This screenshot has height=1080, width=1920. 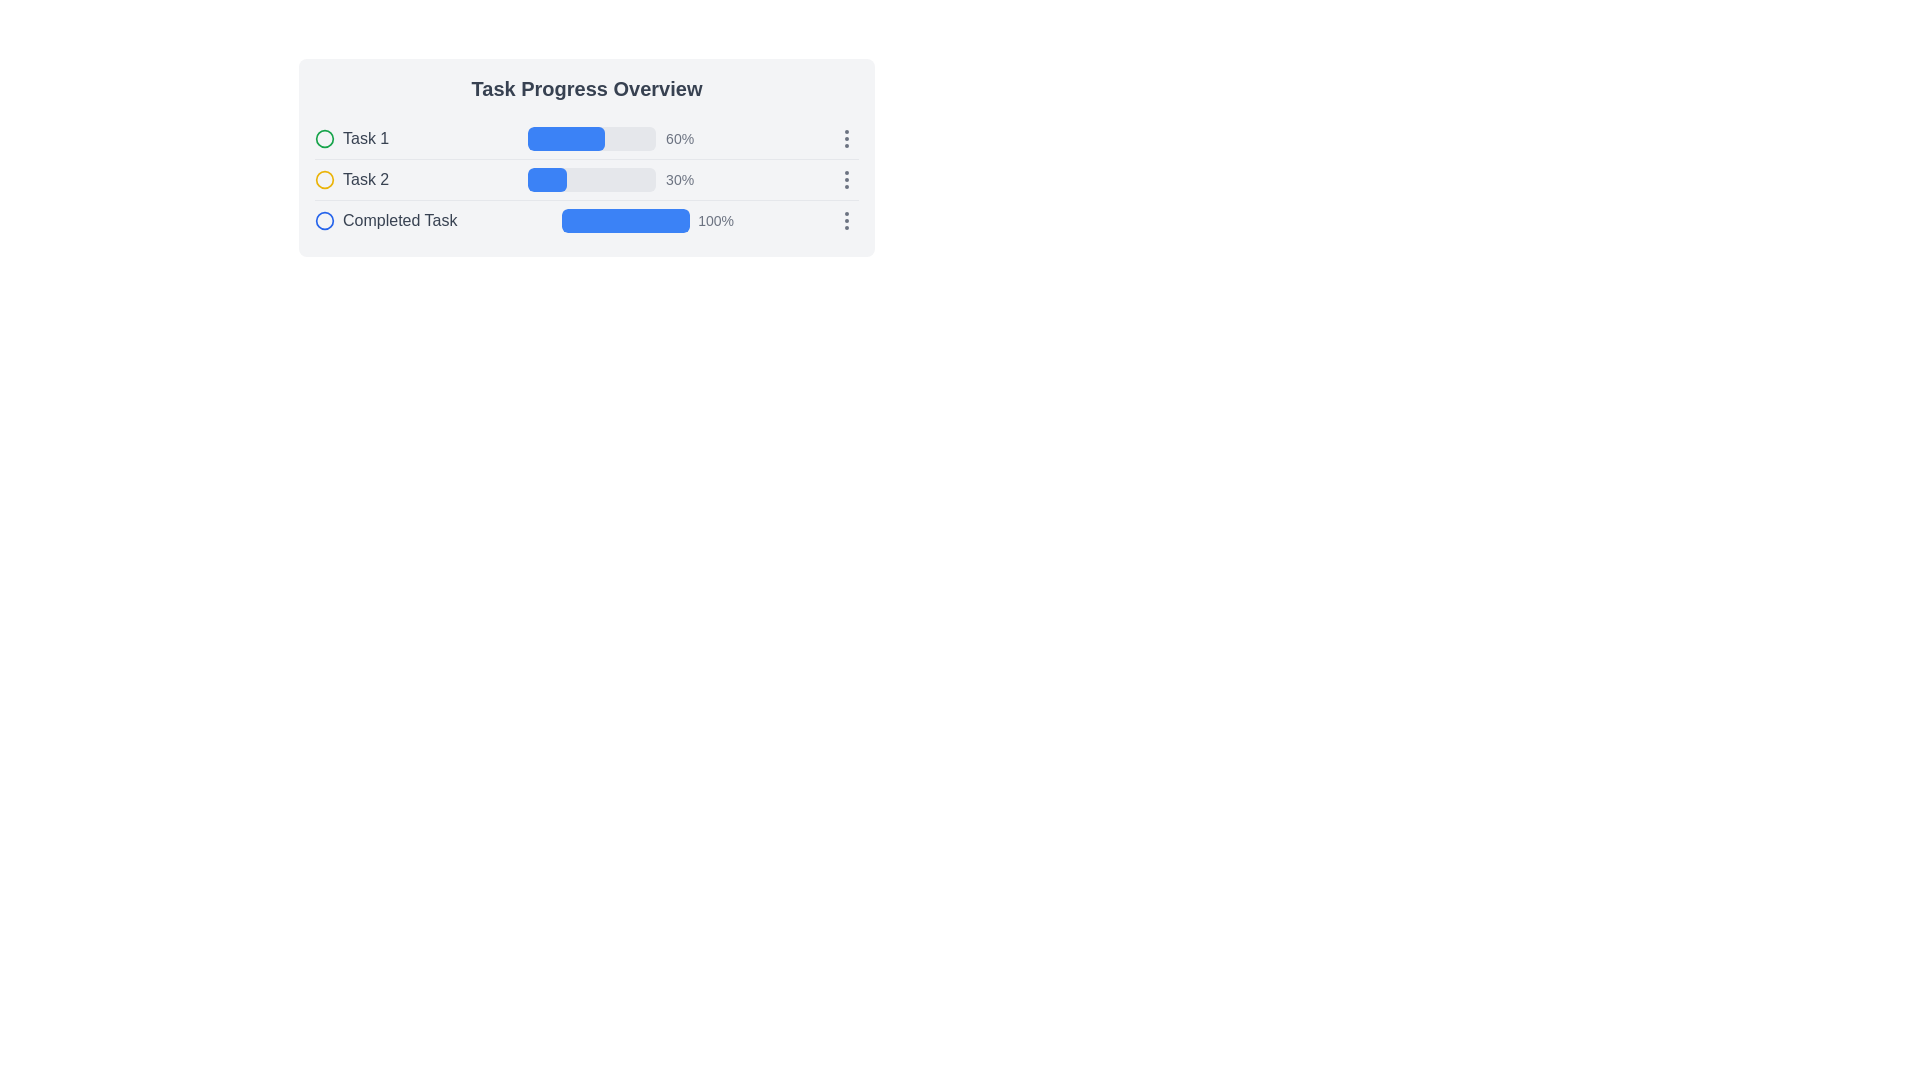 I want to click on the percentage label displaying '60%' next to the blue progress bar for Task 1 in the task list interface, so click(x=680, y=137).